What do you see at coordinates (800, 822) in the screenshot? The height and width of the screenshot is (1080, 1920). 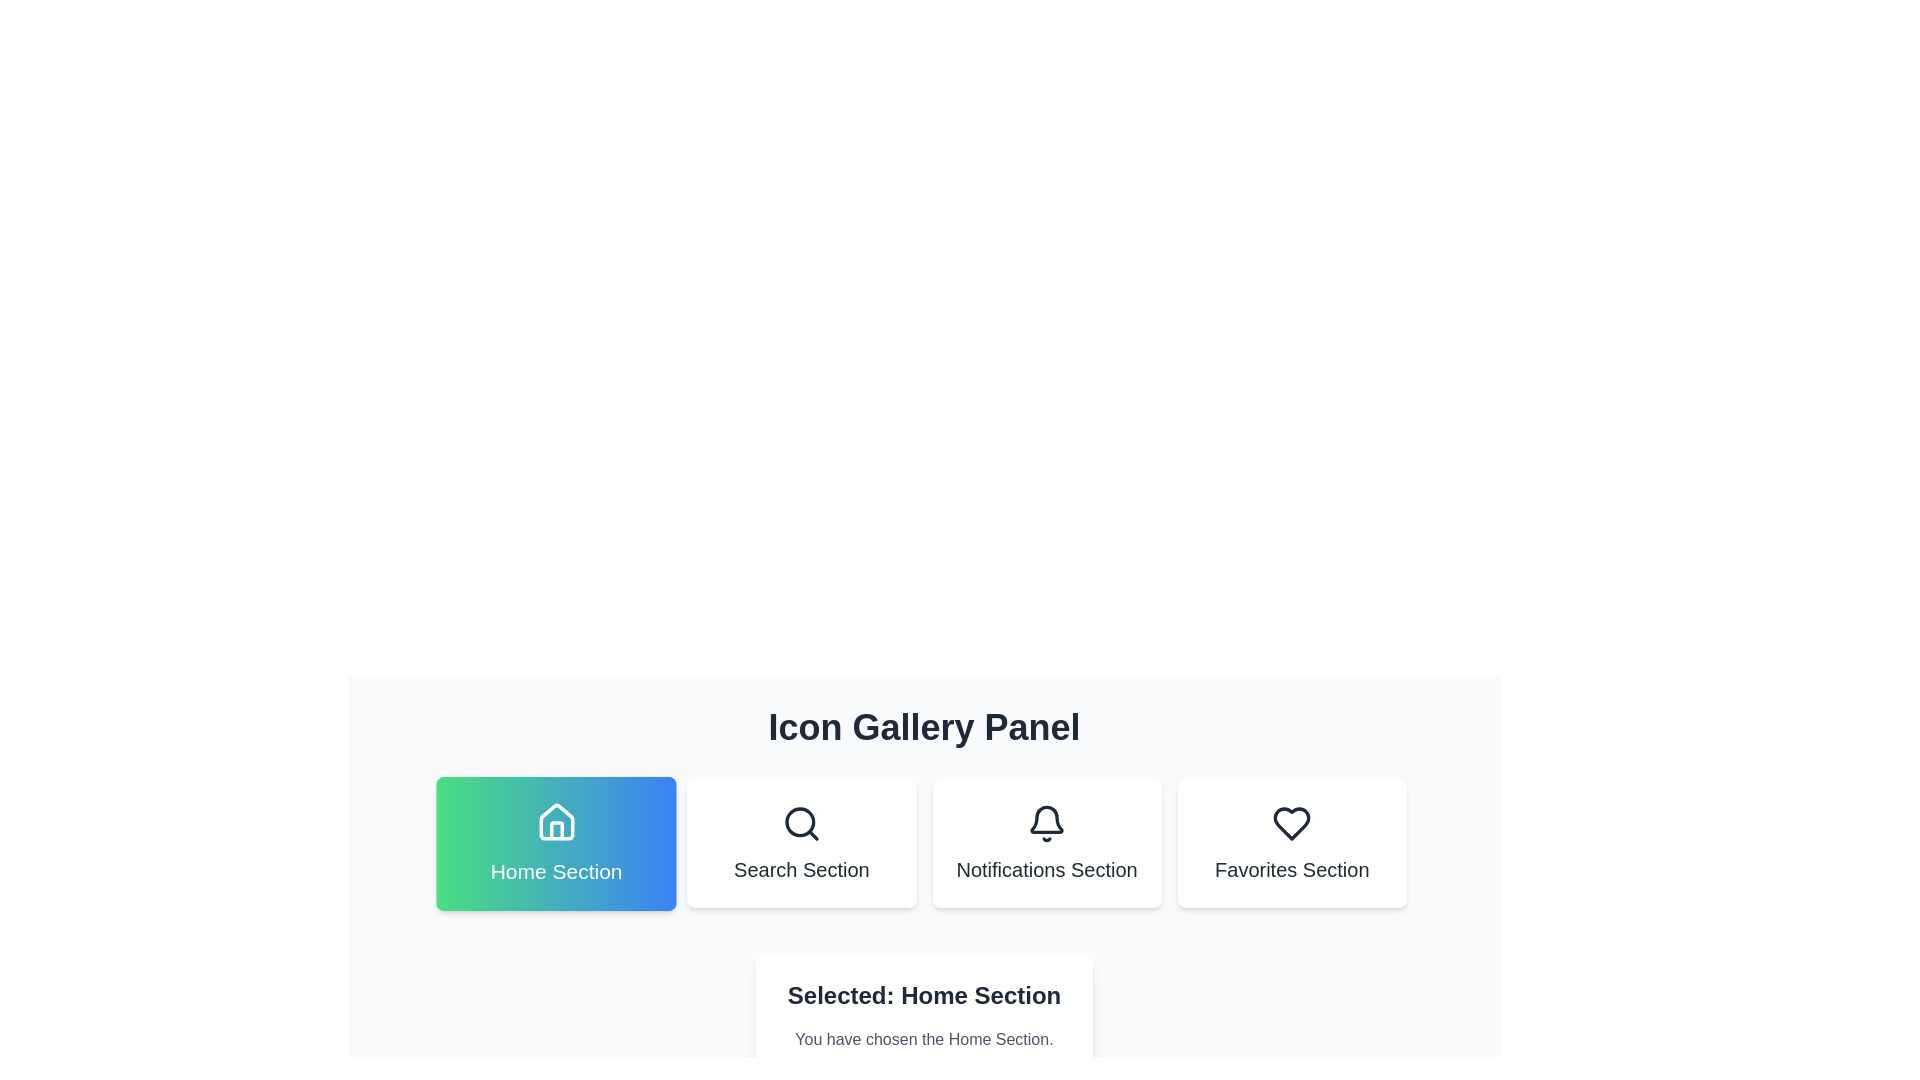 I see `the circular icon within the magnifying glass located in the Search Section of the interface` at bounding box center [800, 822].